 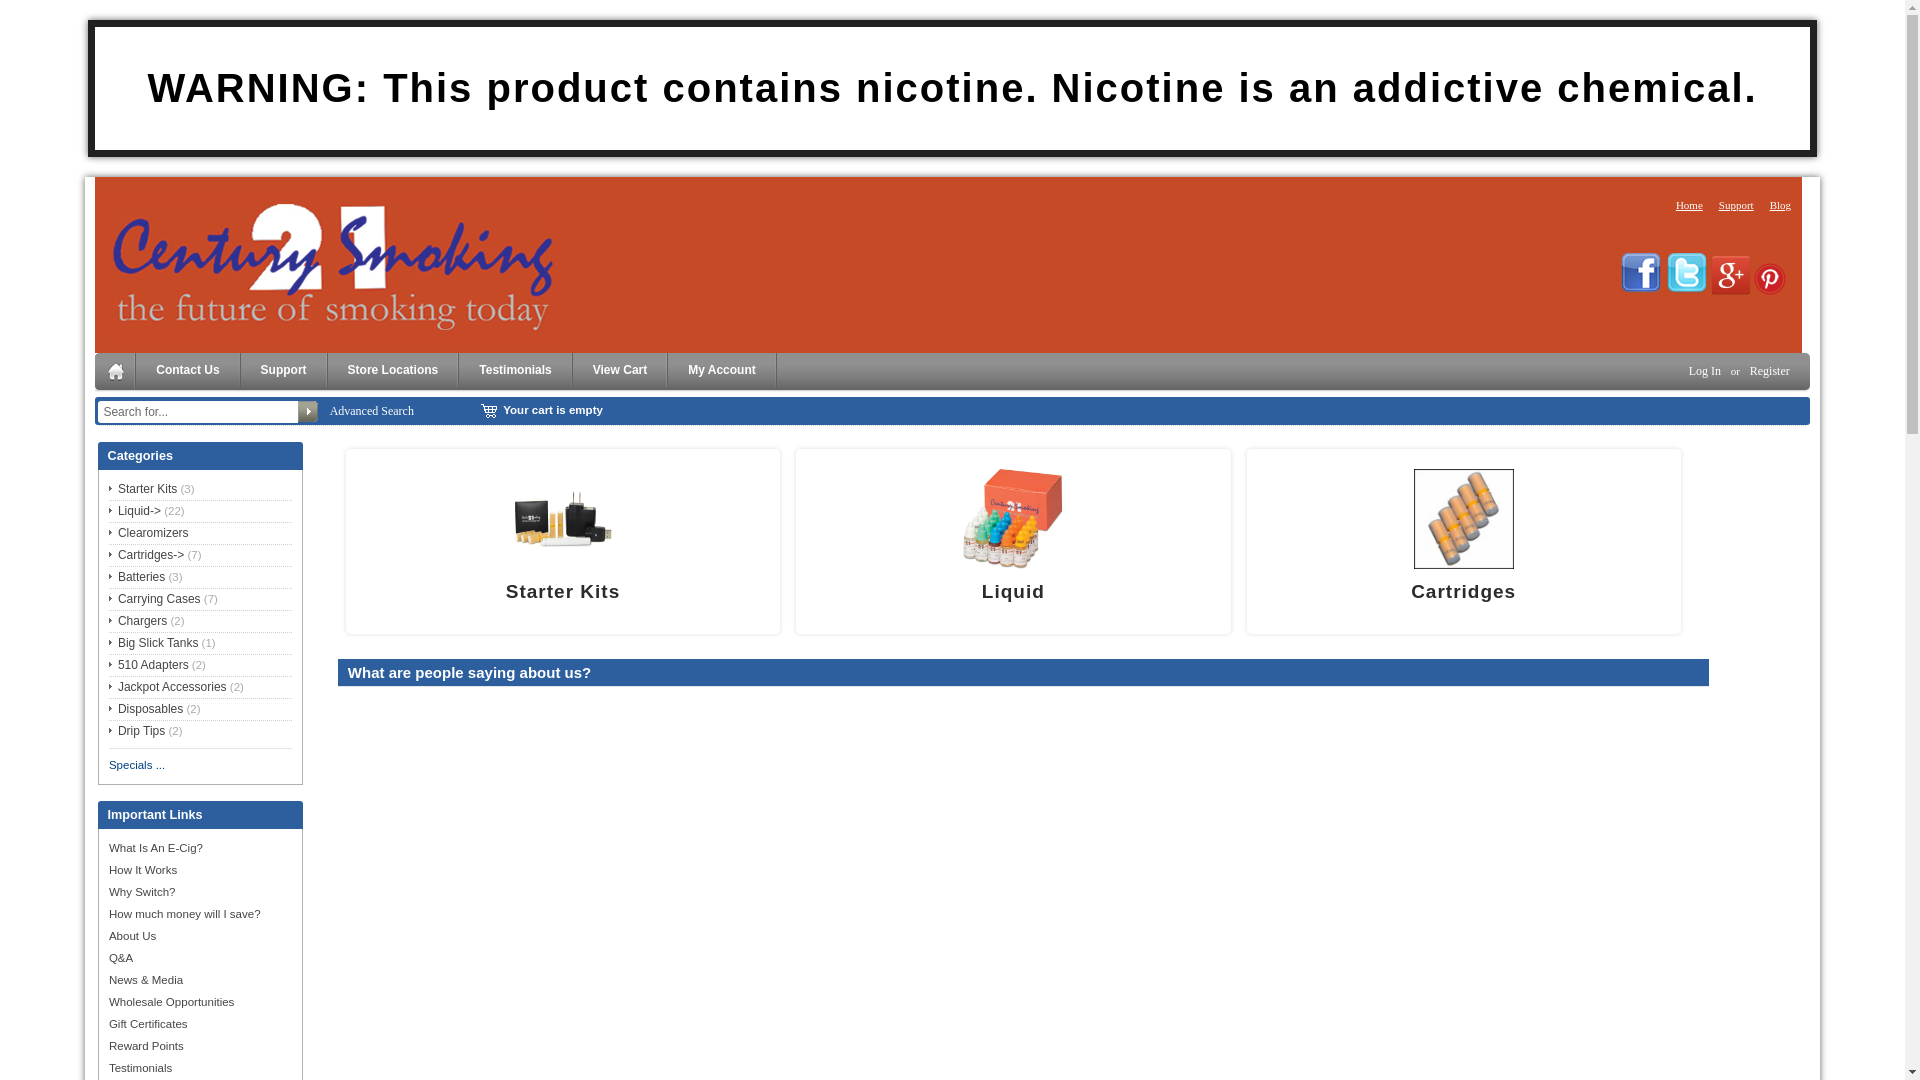 What do you see at coordinates (147, 531) in the screenshot?
I see `'Clearomizers'` at bounding box center [147, 531].